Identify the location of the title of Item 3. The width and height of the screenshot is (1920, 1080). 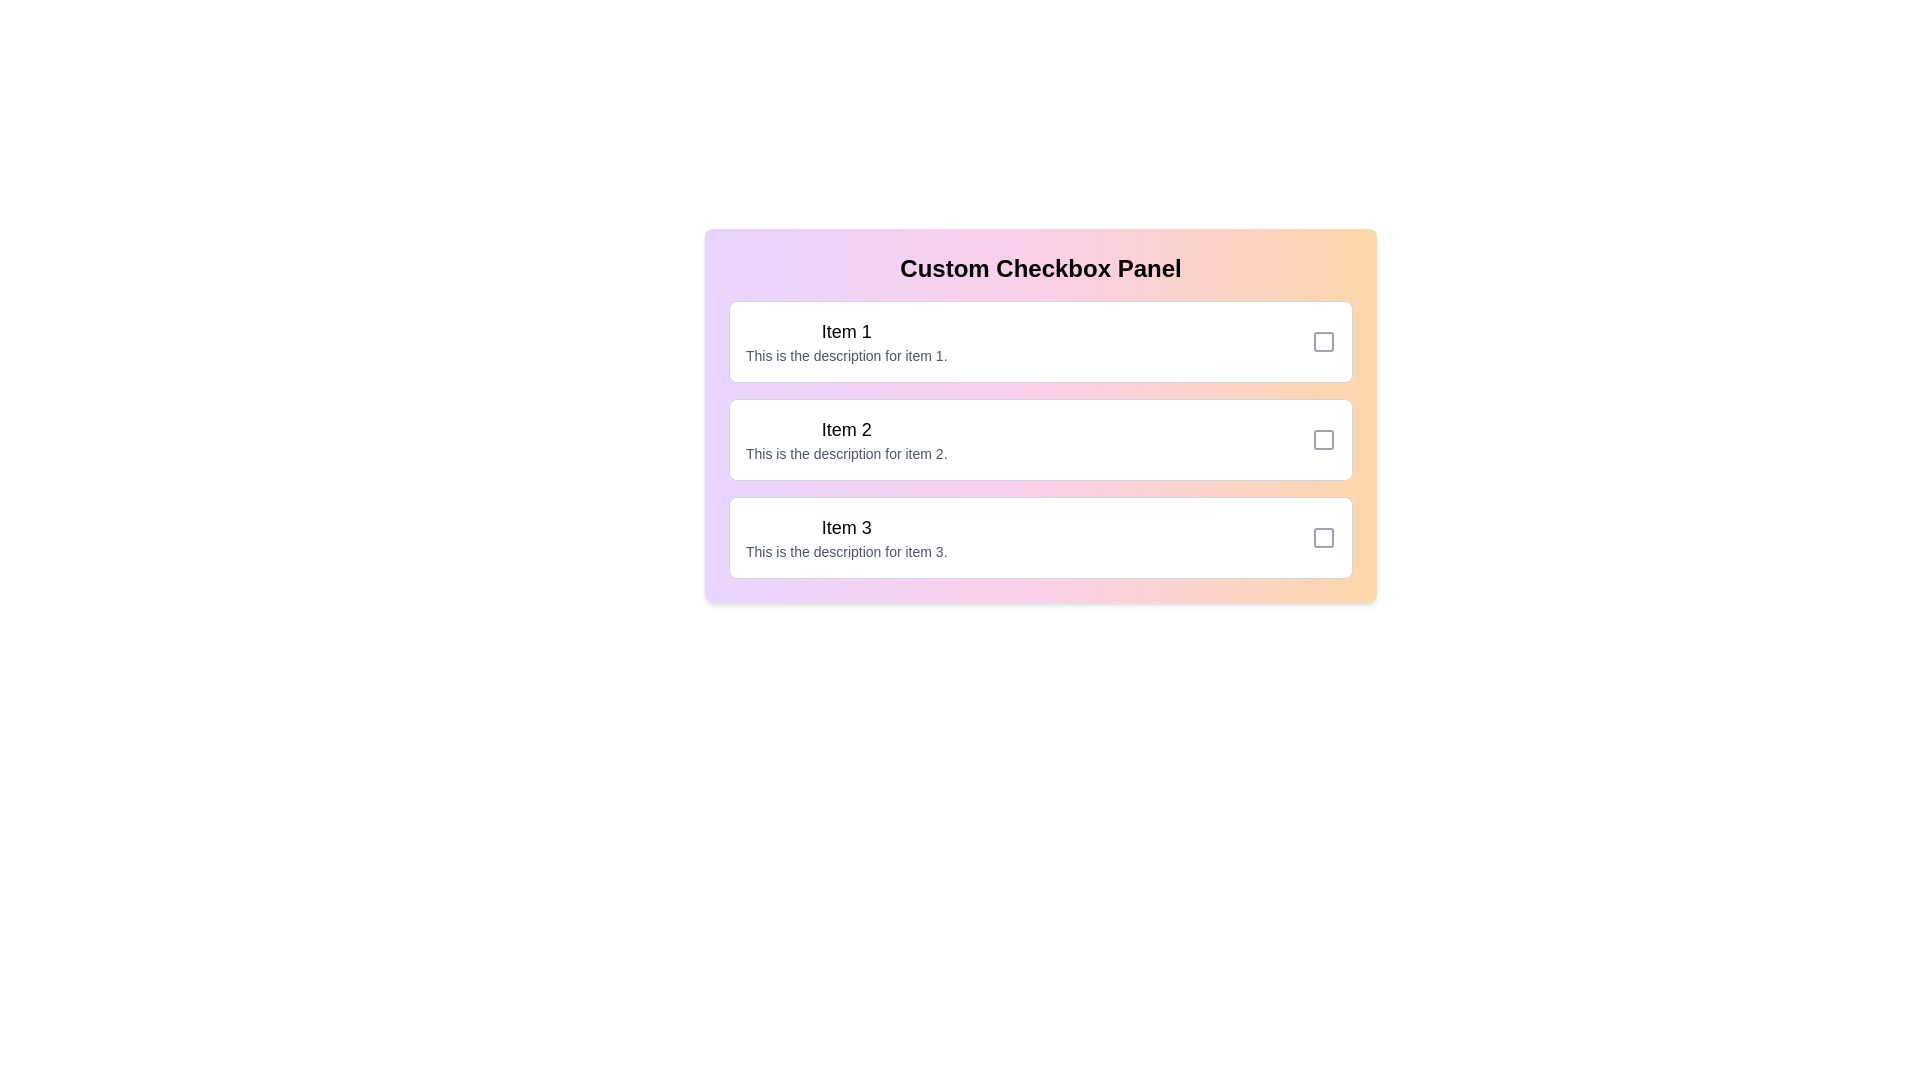
(846, 527).